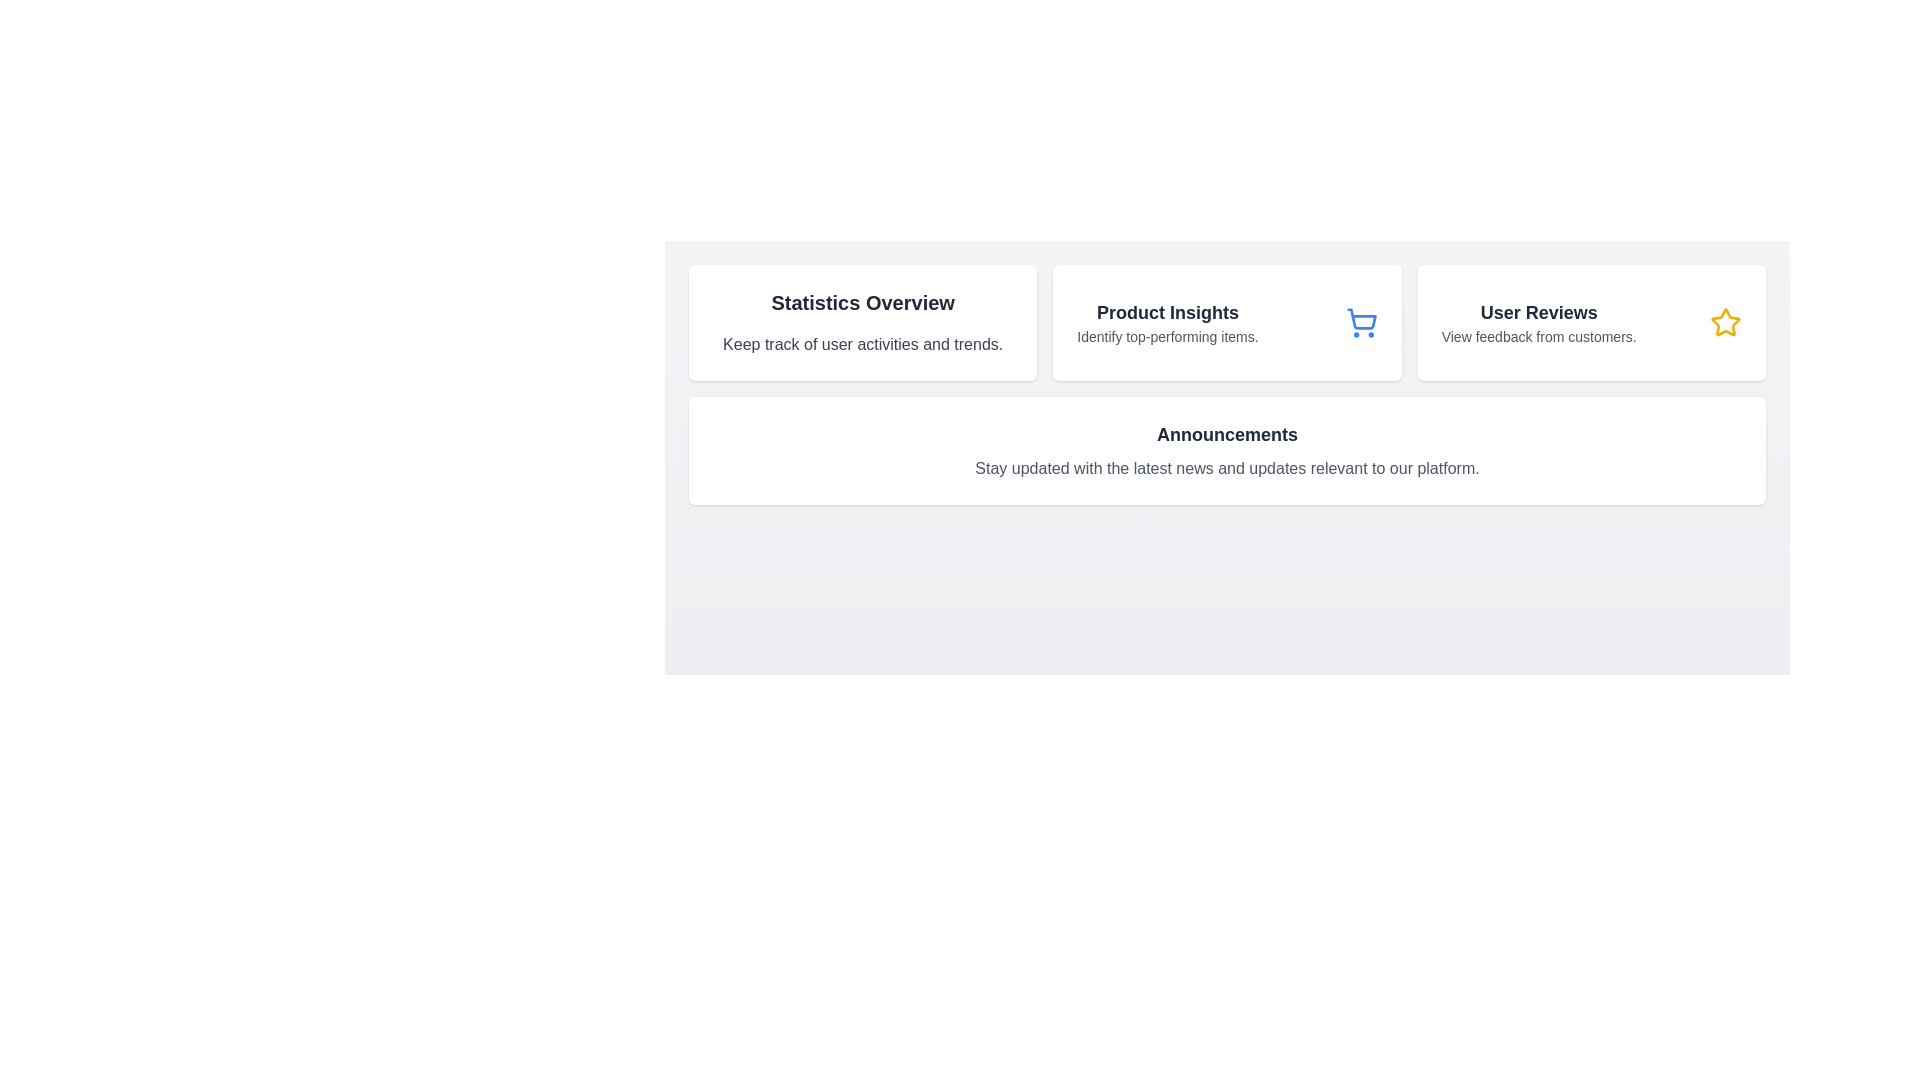 Image resolution: width=1920 pixels, height=1080 pixels. What do you see at coordinates (863, 322) in the screenshot?
I see `the content of the Informational card titled 'Statistics Overview', which is the first card in the grid layout, featuring a bold title and descriptive text` at bounding box center [863, 322].